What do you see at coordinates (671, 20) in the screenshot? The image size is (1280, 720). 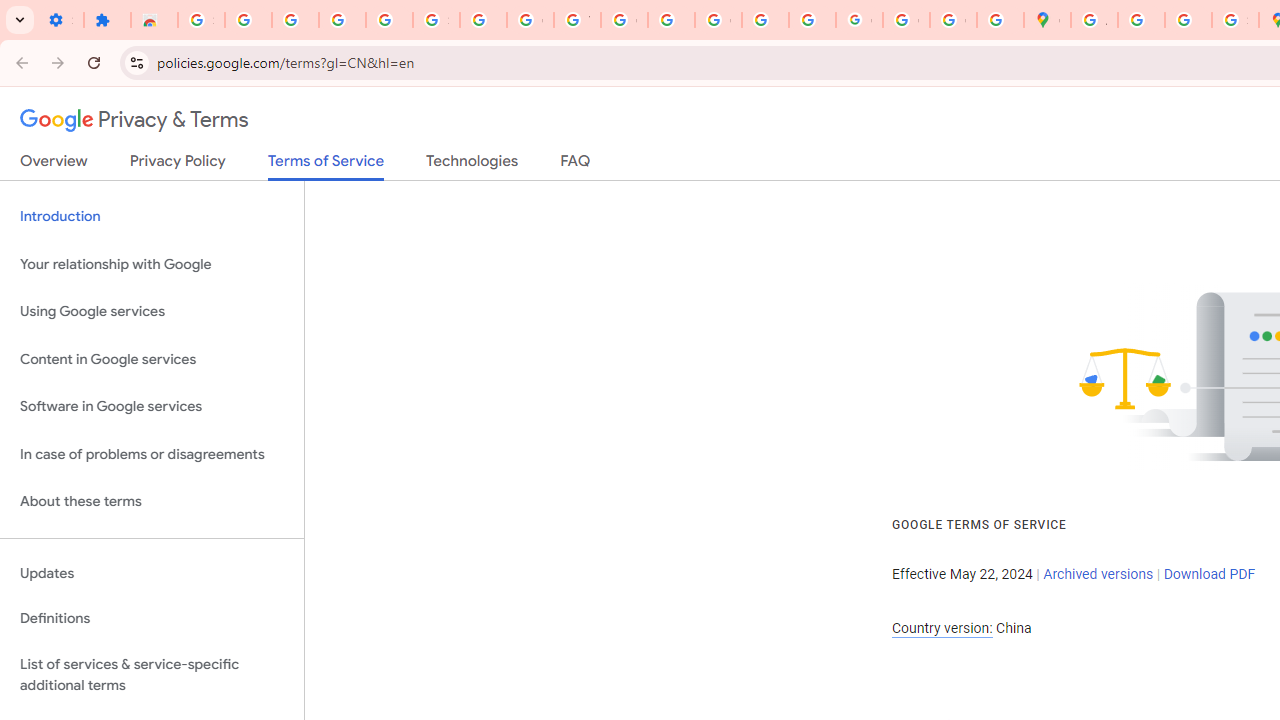 I see `'https://scholar.google.com/'` at bounding box center [671, 20].